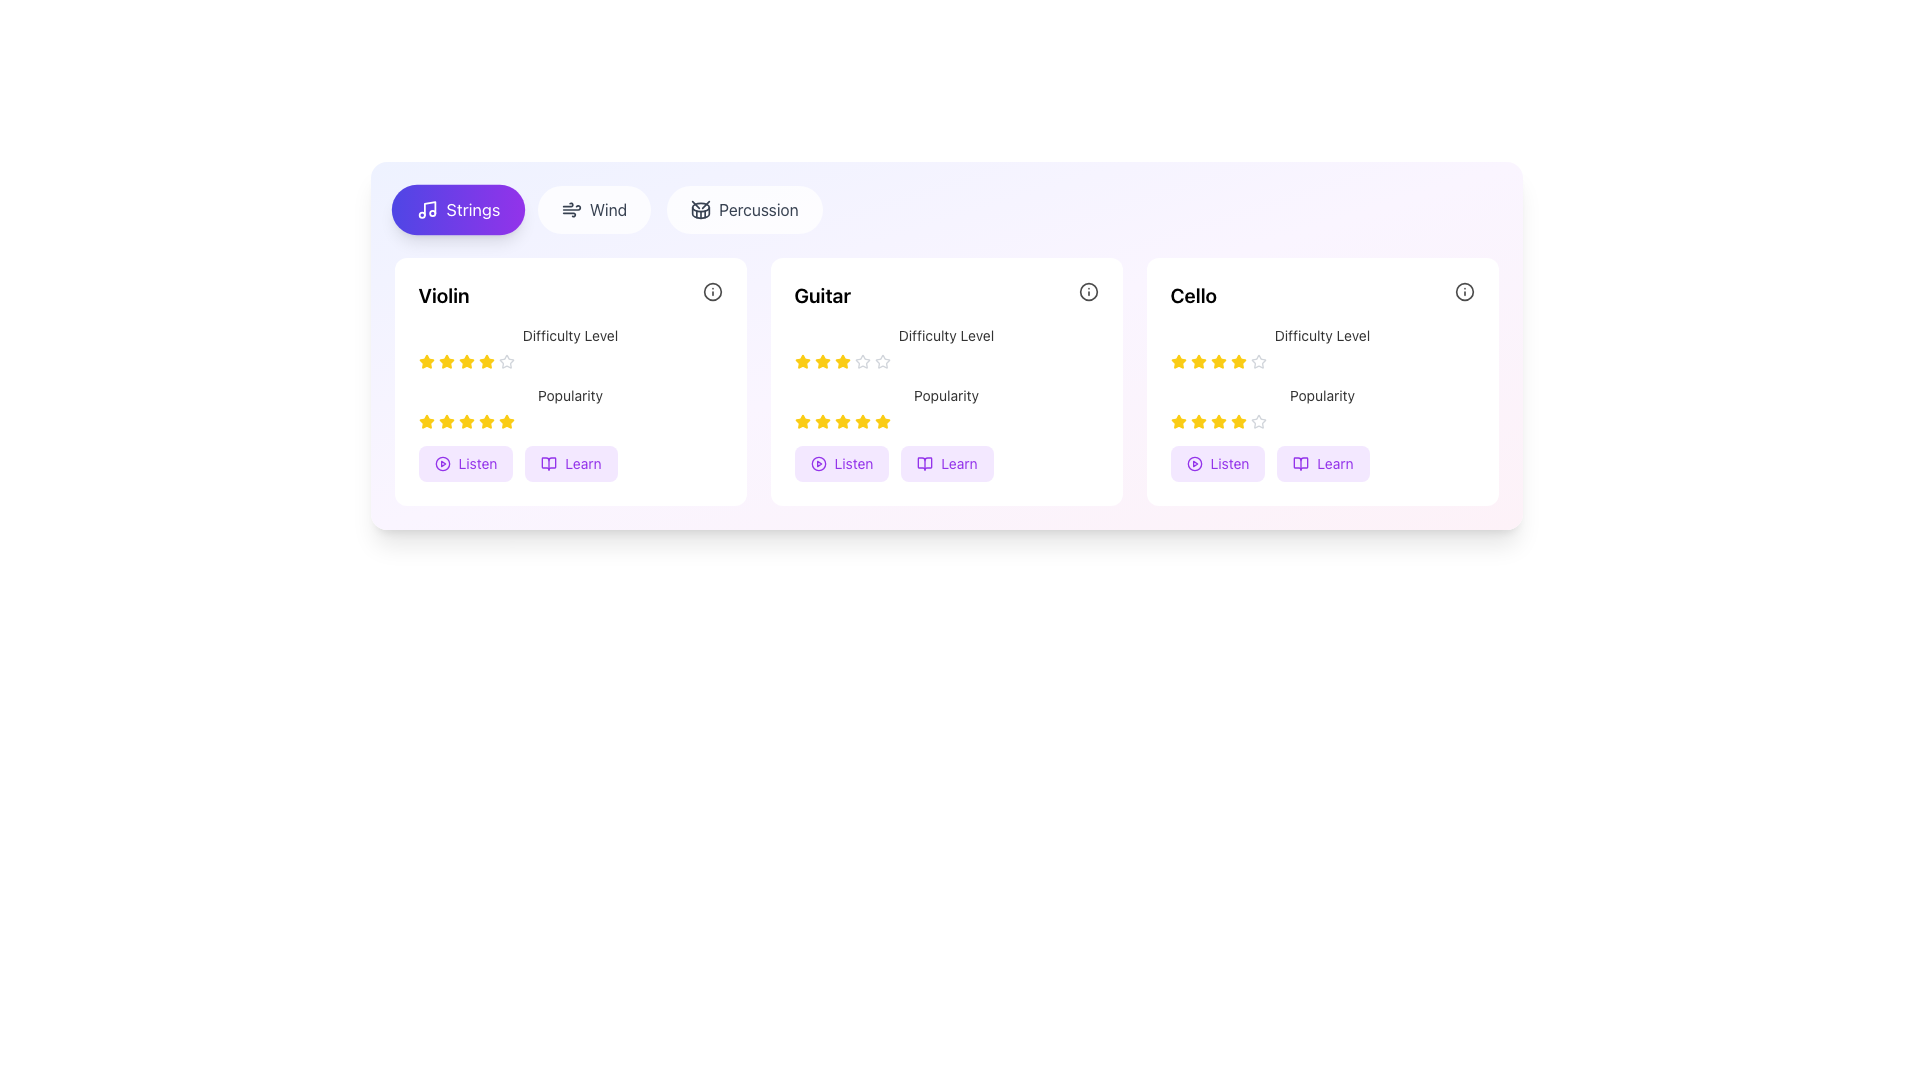  I want to click on the wind instruments filter button located between the 'Strings' and 'Percussion' buttons at the top of the interface for keyboard interaction, so click(593, 209).